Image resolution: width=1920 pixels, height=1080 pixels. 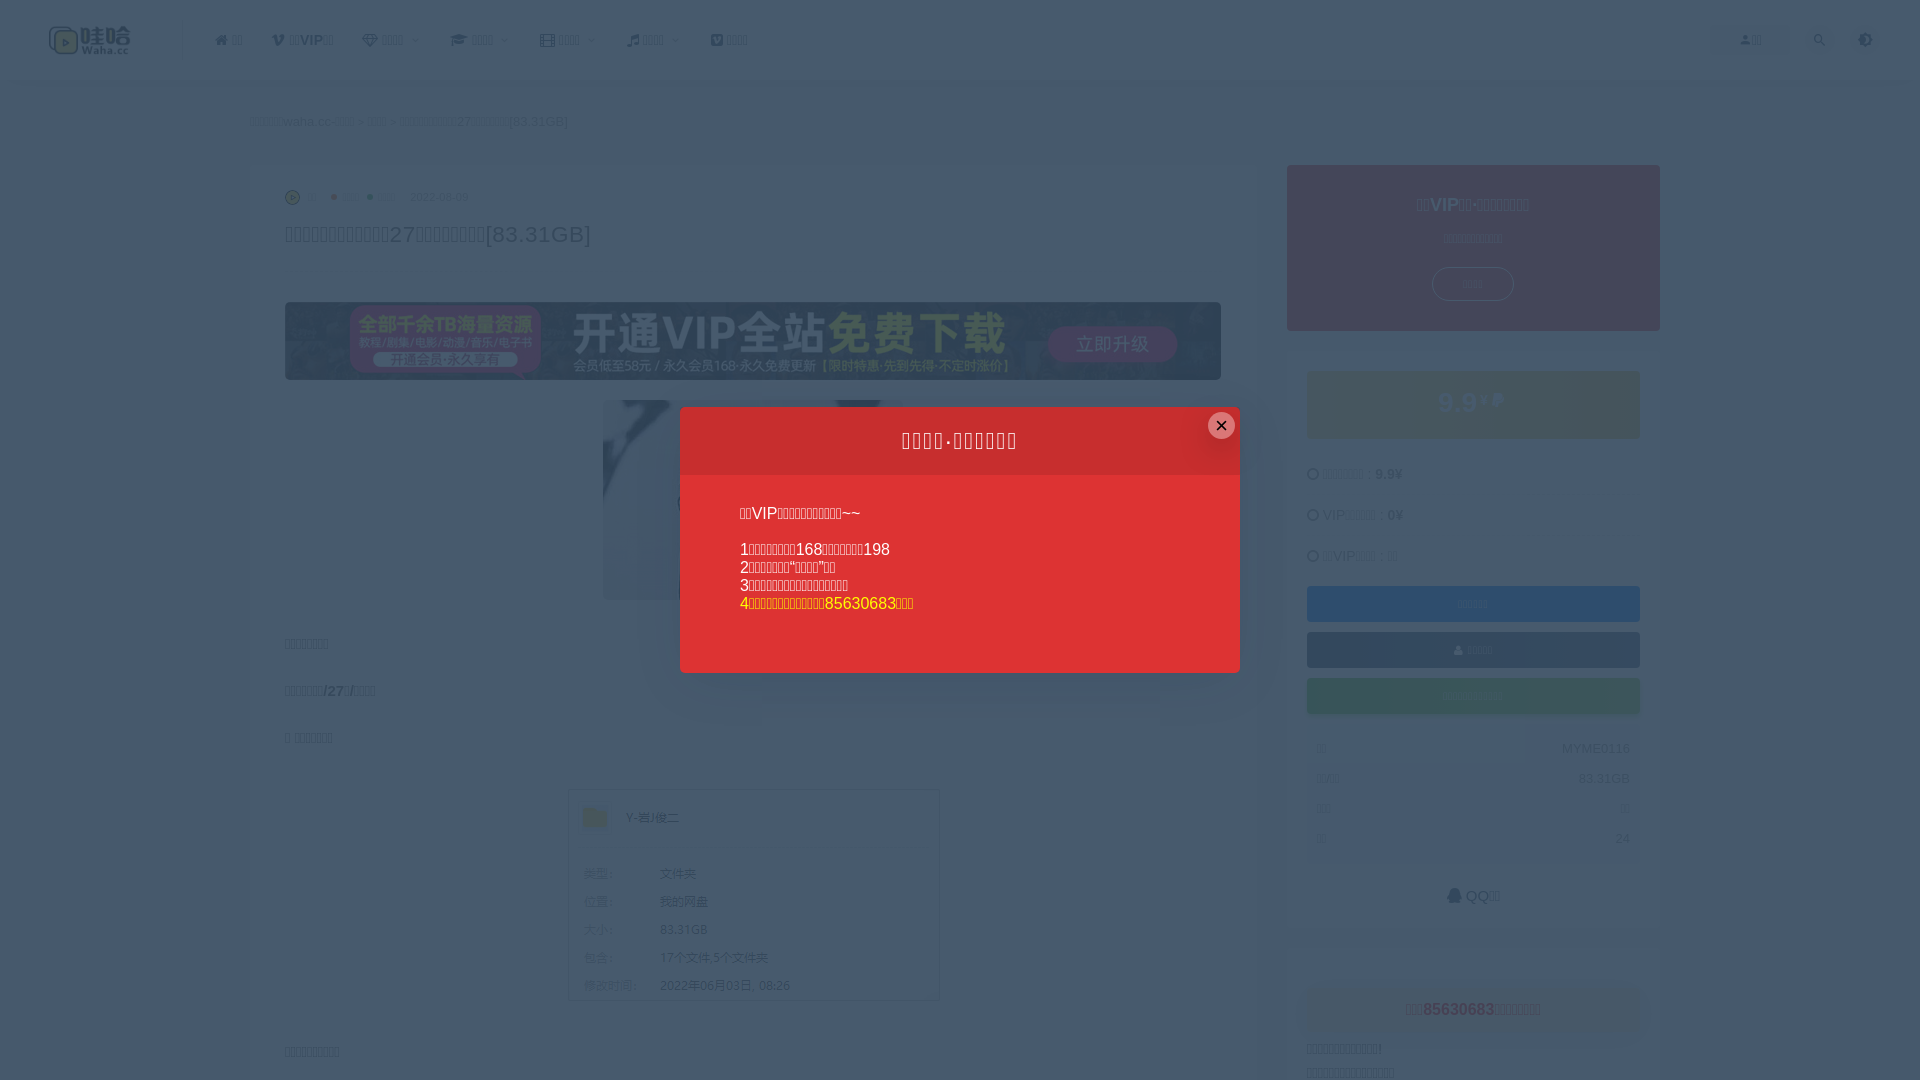 What do you see at coordinates (437, 196) in the screenshot?
I see `'2022-08-09'` at bounding box center [437, 196].